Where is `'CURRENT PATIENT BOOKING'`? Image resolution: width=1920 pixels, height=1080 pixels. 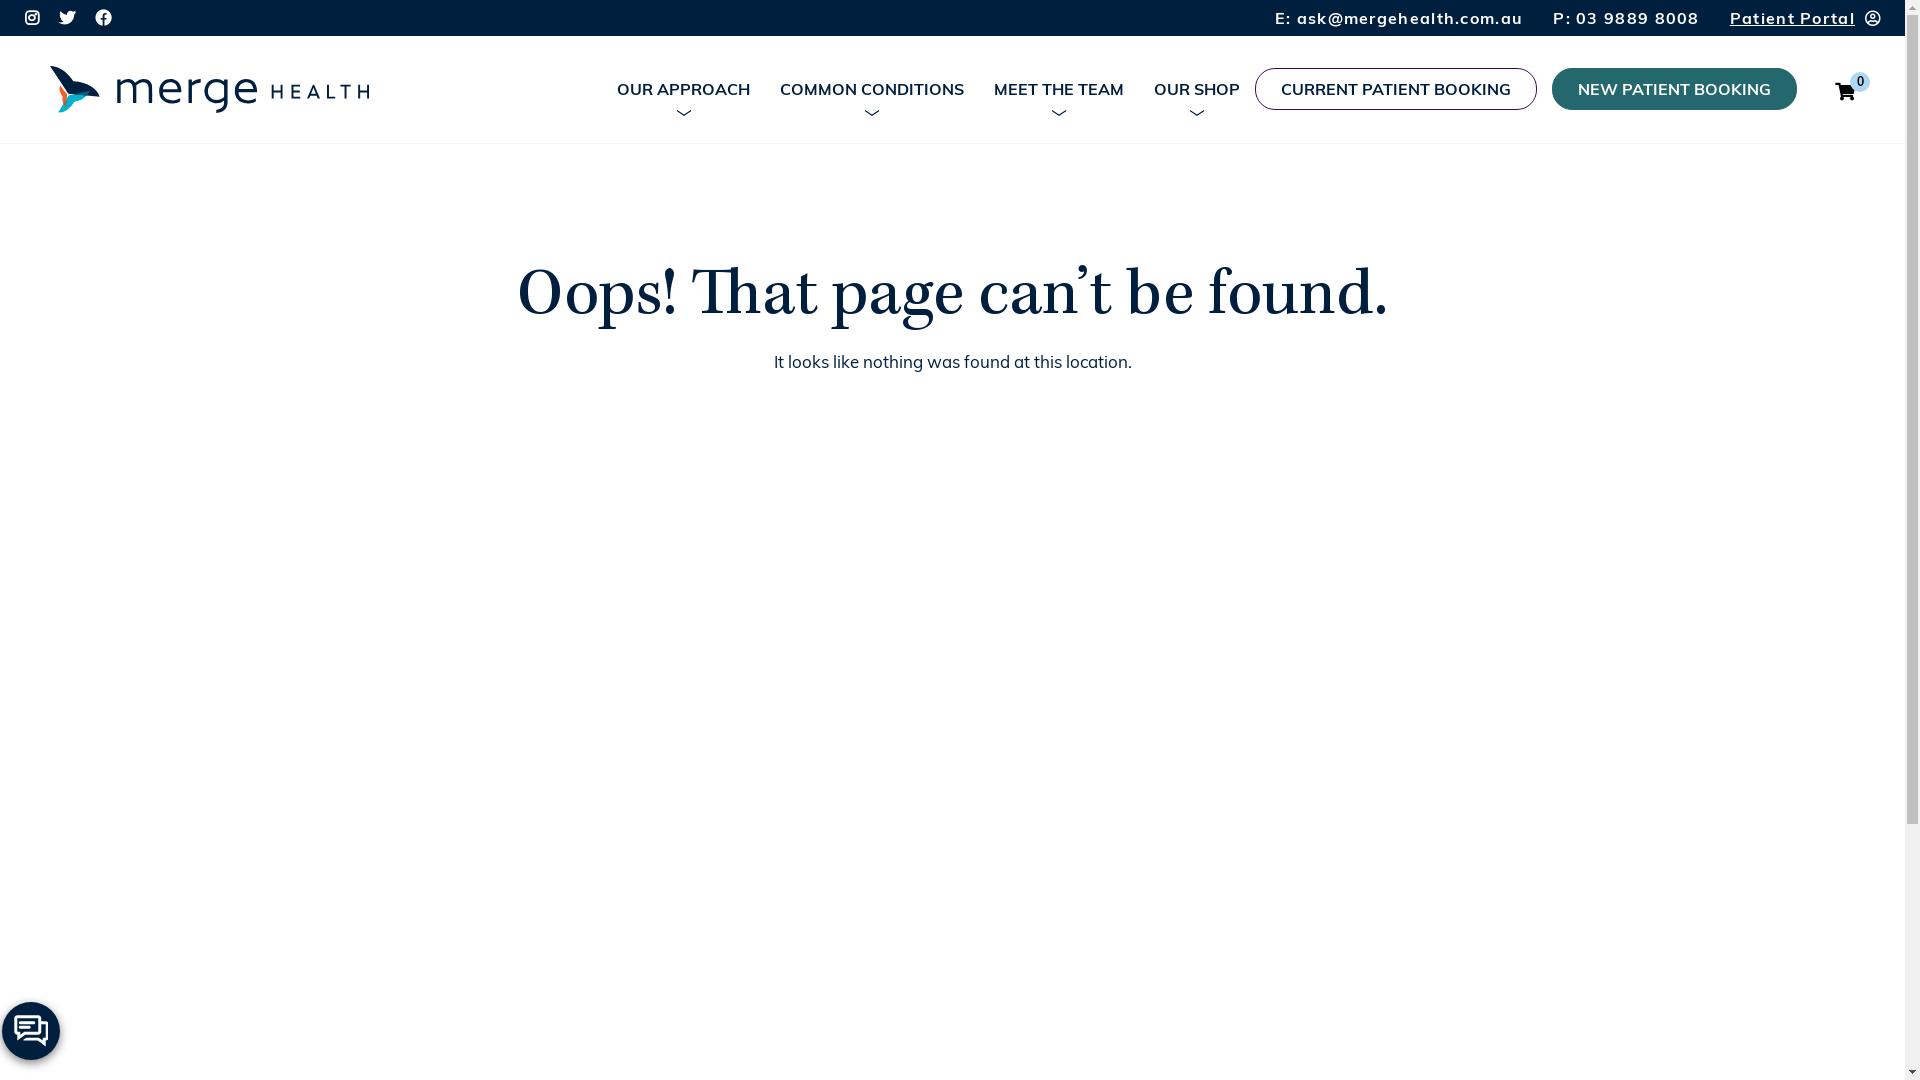
'CURRENT PATIENT BOOKING' is located at coordinates (1395, 87).